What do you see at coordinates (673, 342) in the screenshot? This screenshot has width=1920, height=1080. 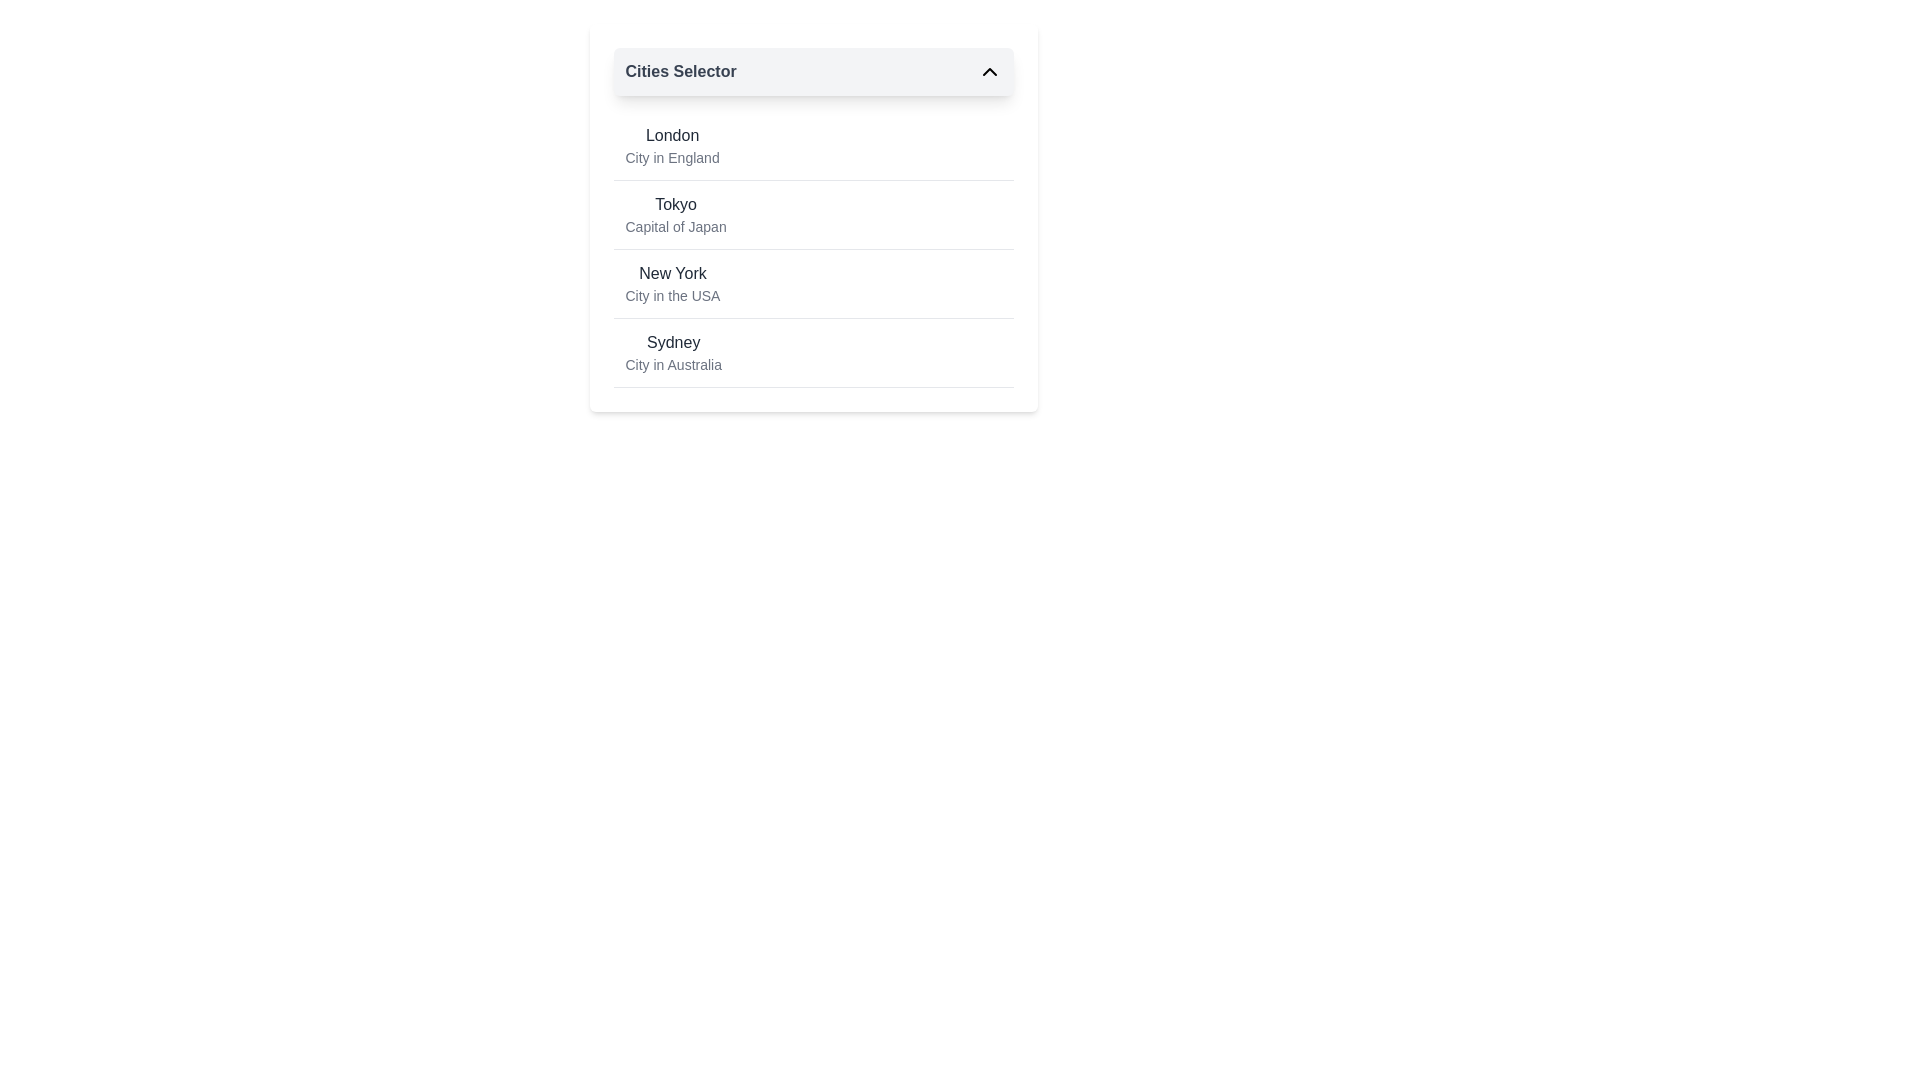 I see `the 'Sydney' text label which is styled as a title or header, positioned above 'City in Australia' in the 'Cities Selector' dropdown` at bounding box center [673, 342].